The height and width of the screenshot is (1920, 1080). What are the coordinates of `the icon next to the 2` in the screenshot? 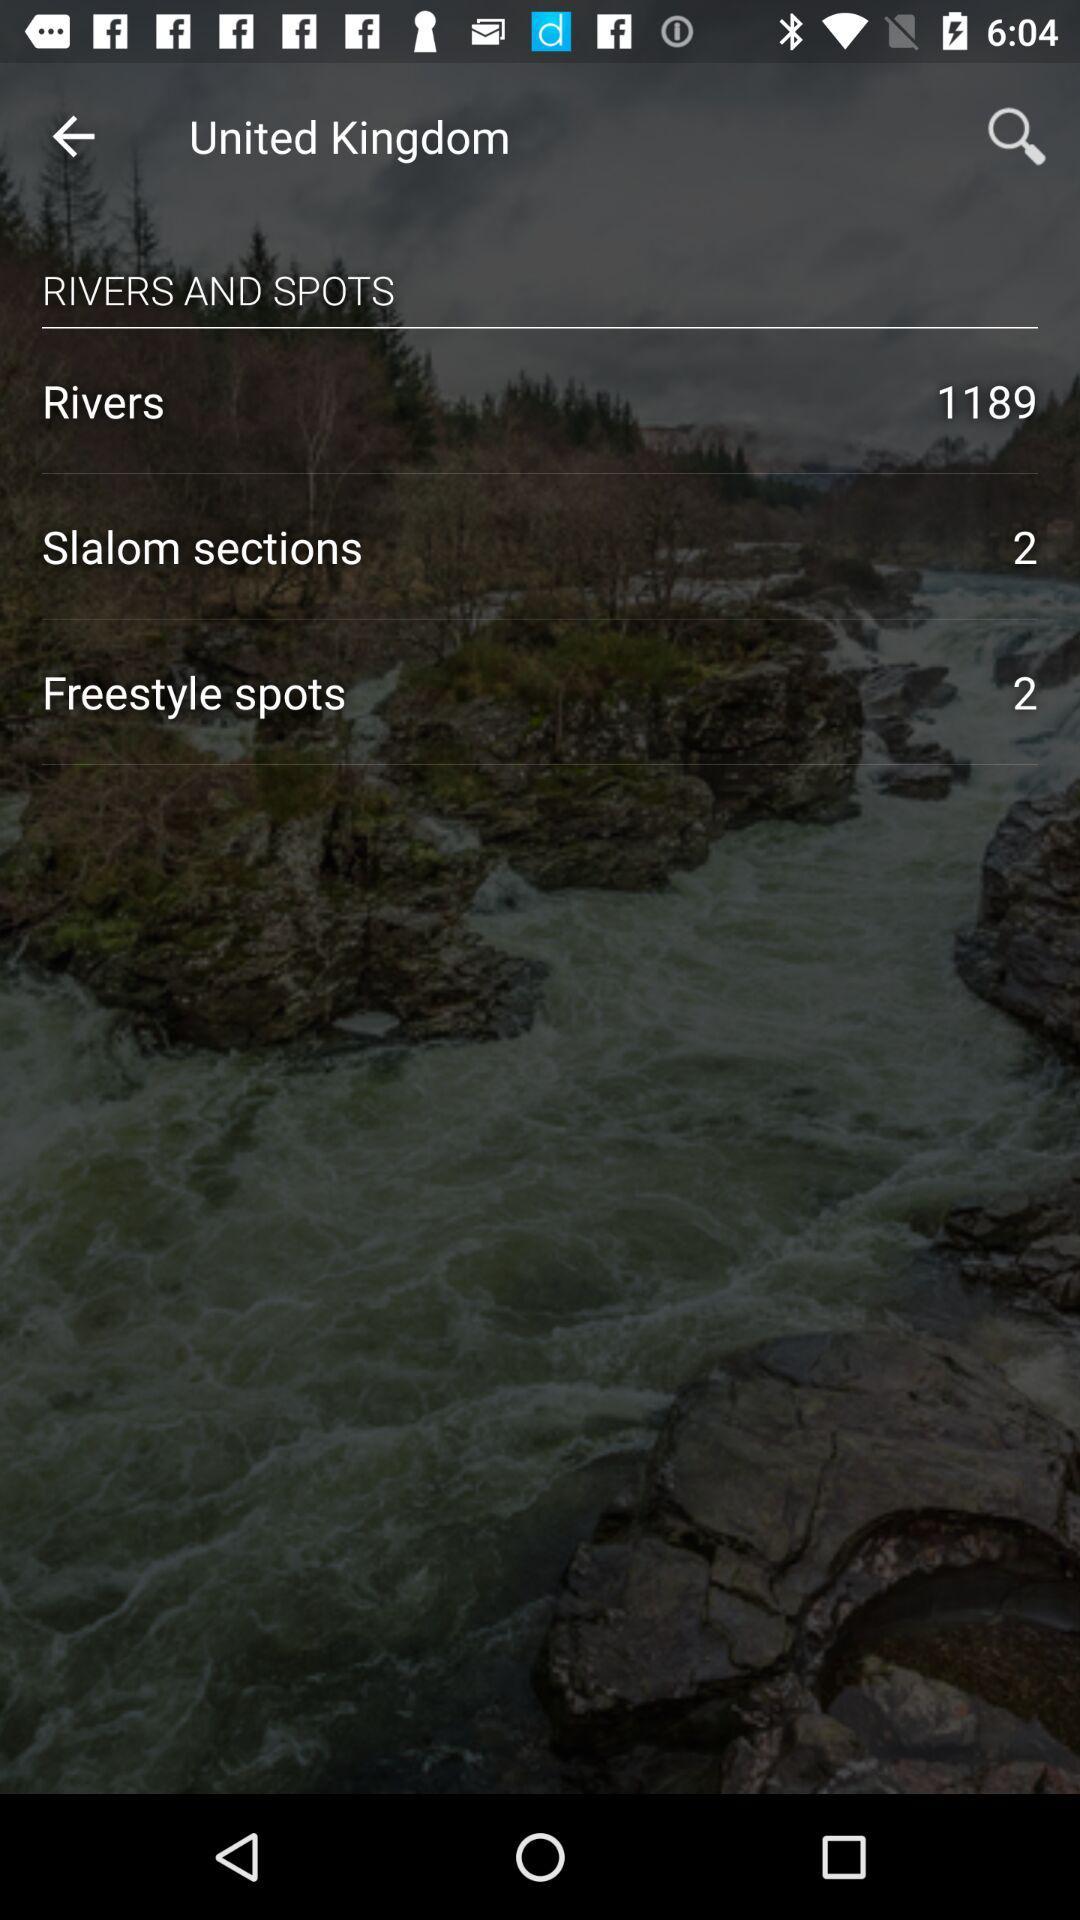 It's located at (505, 546).